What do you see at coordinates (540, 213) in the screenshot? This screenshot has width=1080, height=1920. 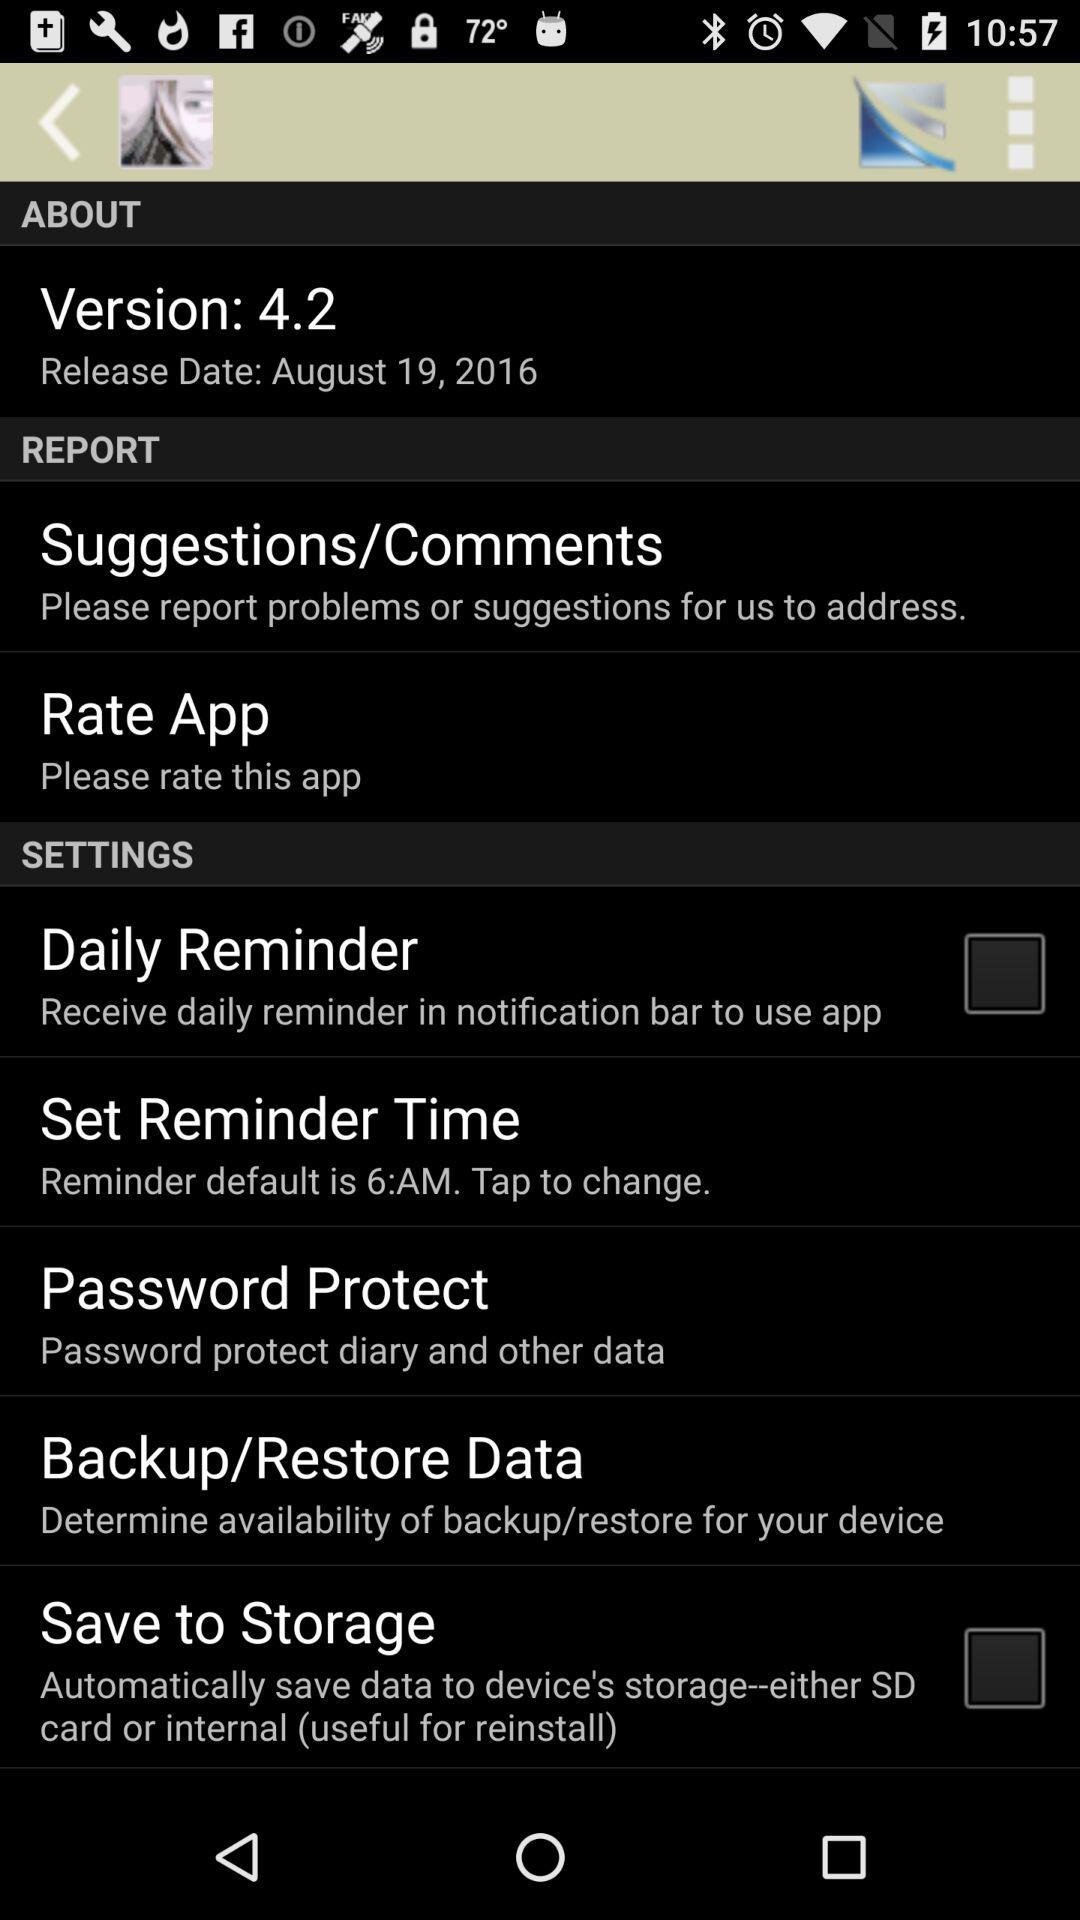 I see `the about` at bounding box center [540, 213].